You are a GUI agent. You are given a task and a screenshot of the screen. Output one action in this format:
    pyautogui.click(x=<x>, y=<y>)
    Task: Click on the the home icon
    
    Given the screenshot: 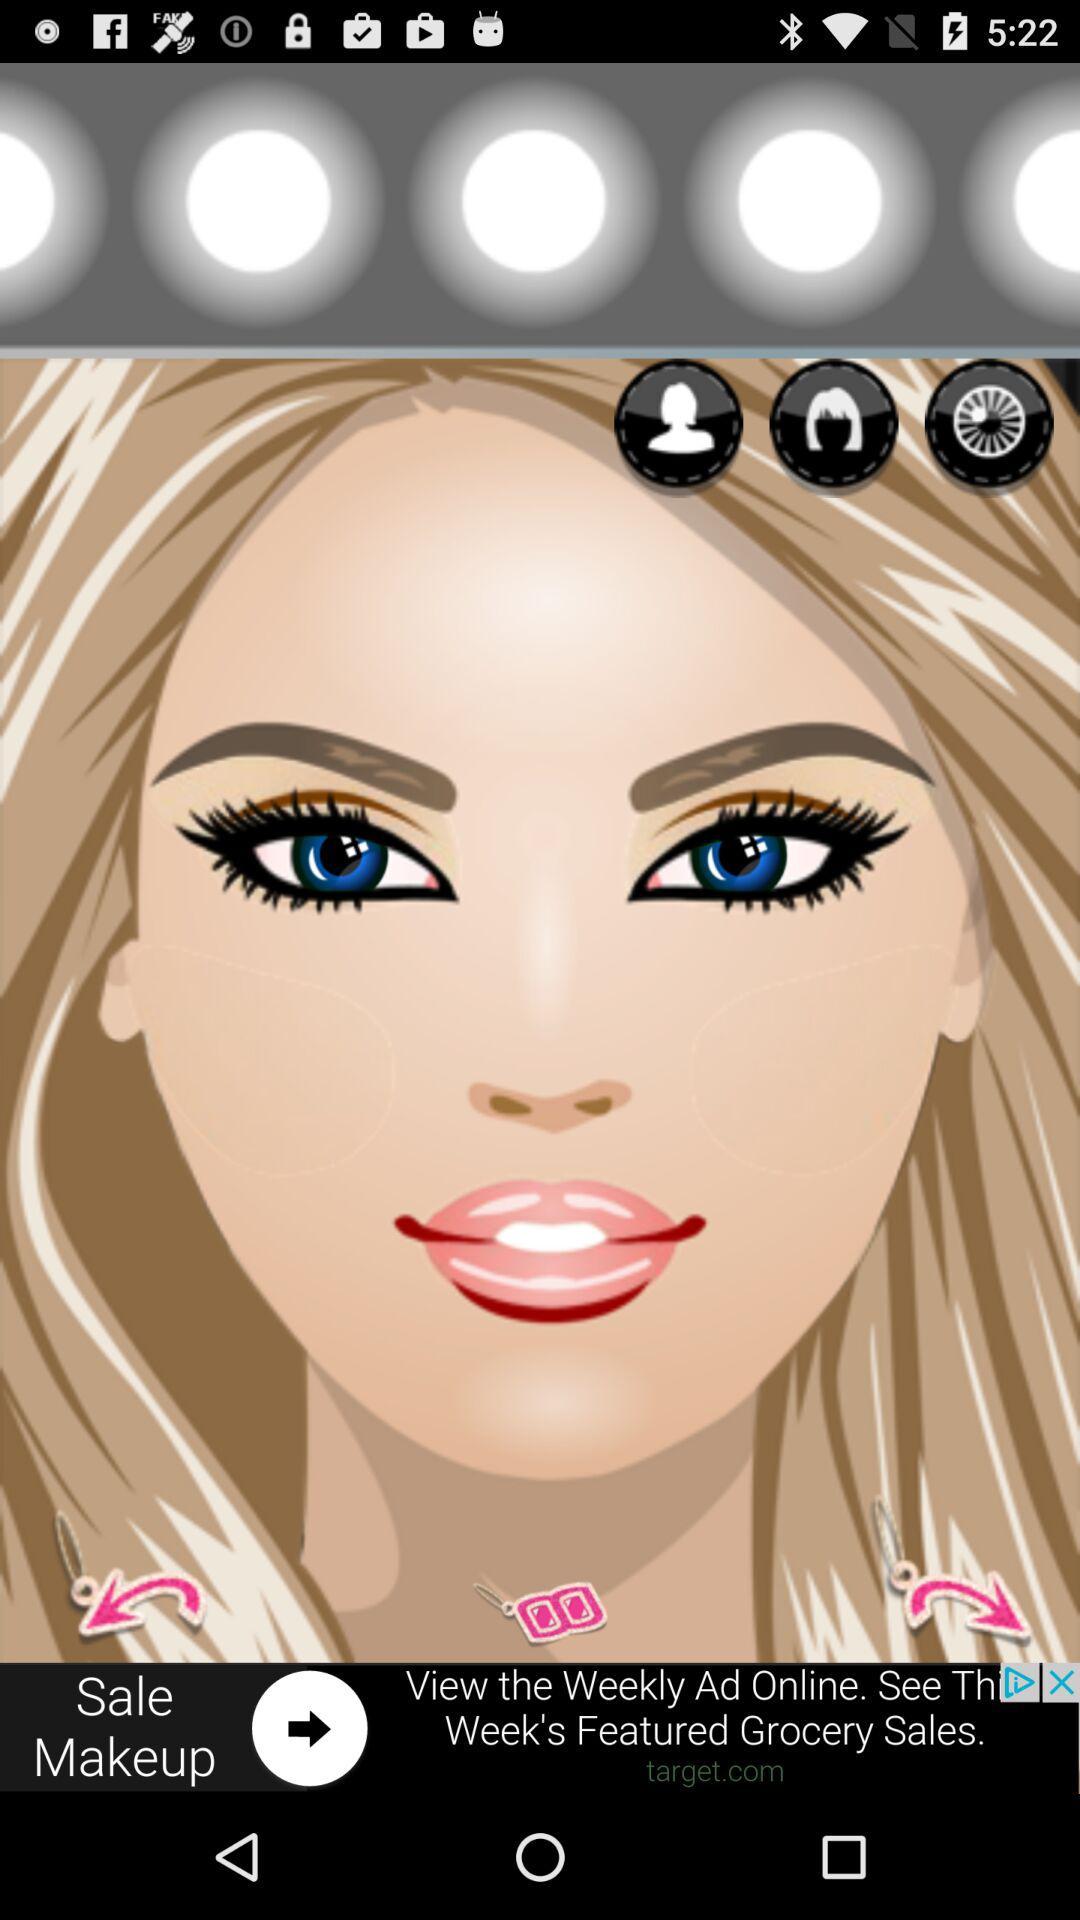 What is the action you would take?
    pyautogui.click(x=833, y=457)
    